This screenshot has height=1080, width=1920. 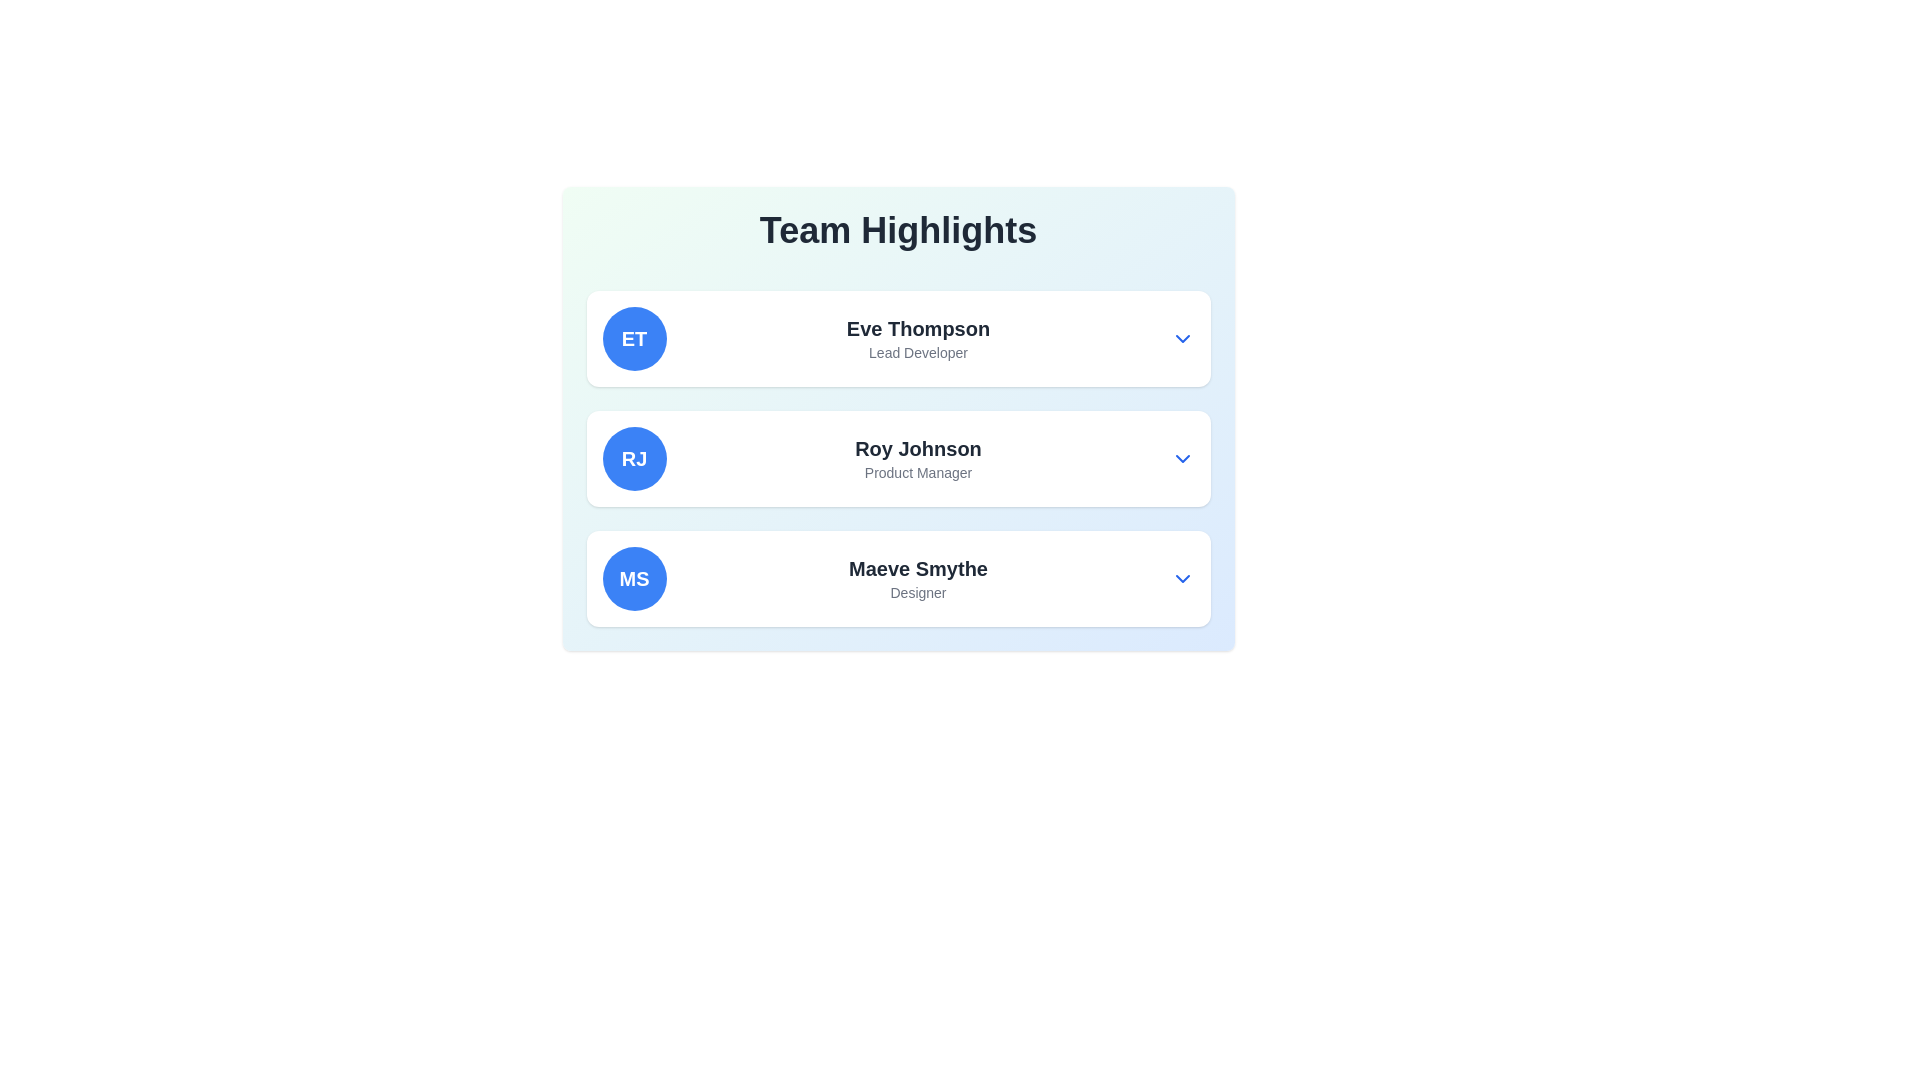 What do you see at coordinates (1182, 459) in the screenshot?
I see `the button located at the far-right edge of the card for 'Roy Johnson'` at bounding box center [1182, 459].